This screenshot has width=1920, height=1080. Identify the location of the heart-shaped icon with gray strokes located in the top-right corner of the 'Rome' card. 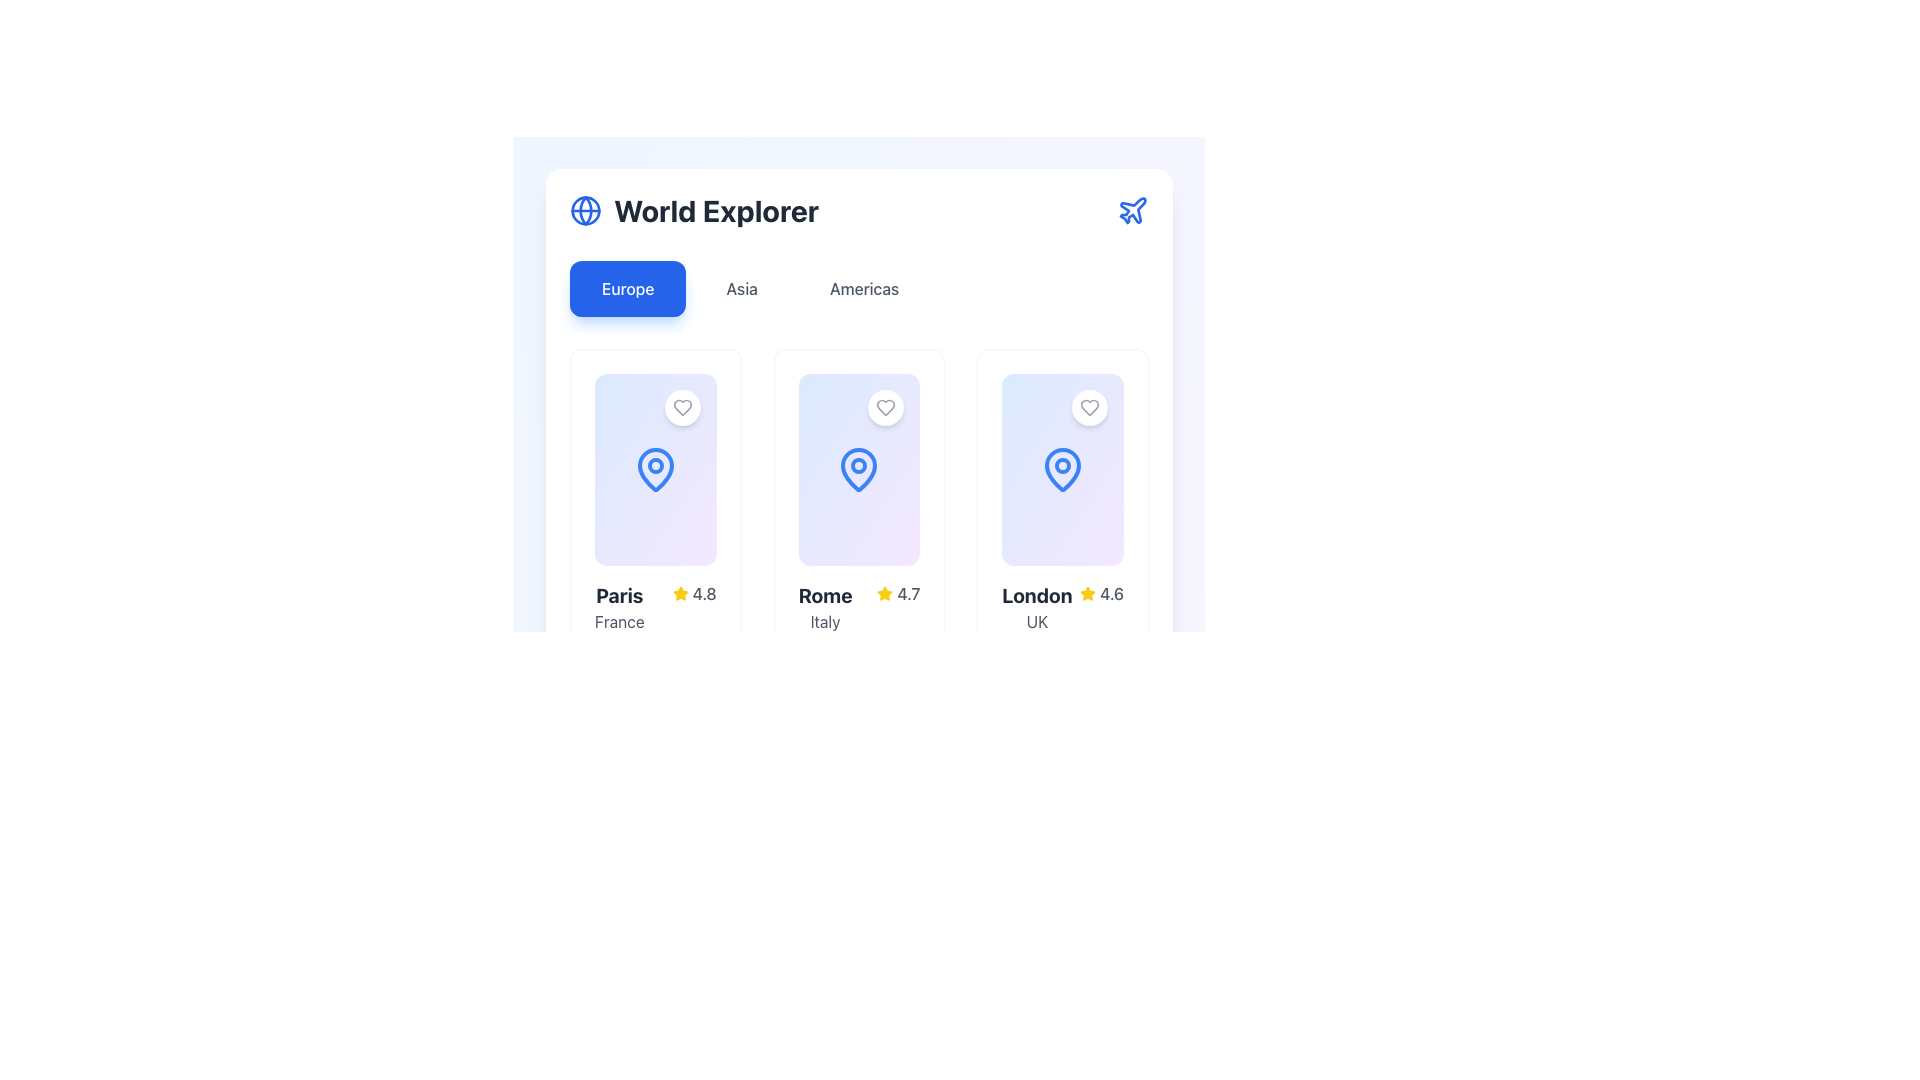
(885, 407).